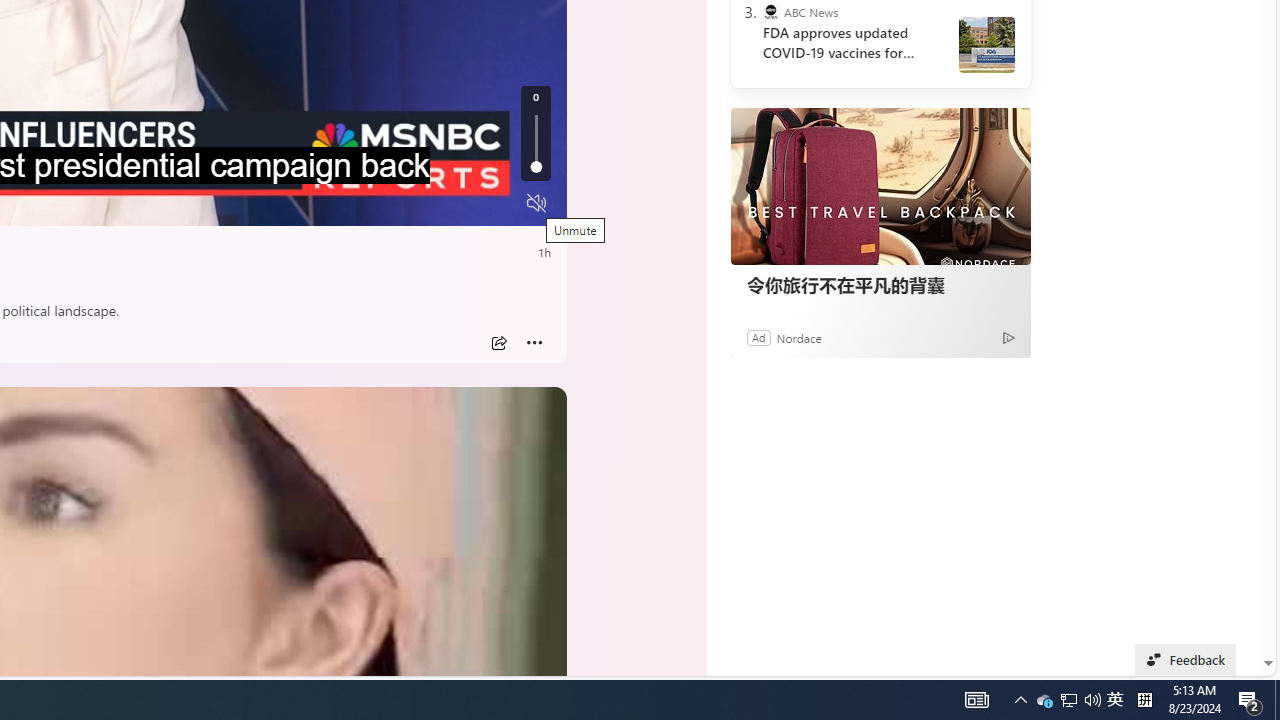 The height and width of the screenshot is (720, 1280). What do you see at coordinates (536, 203) in the screenshot?
I see `'Unmute'` at bounding box center [536, 203].